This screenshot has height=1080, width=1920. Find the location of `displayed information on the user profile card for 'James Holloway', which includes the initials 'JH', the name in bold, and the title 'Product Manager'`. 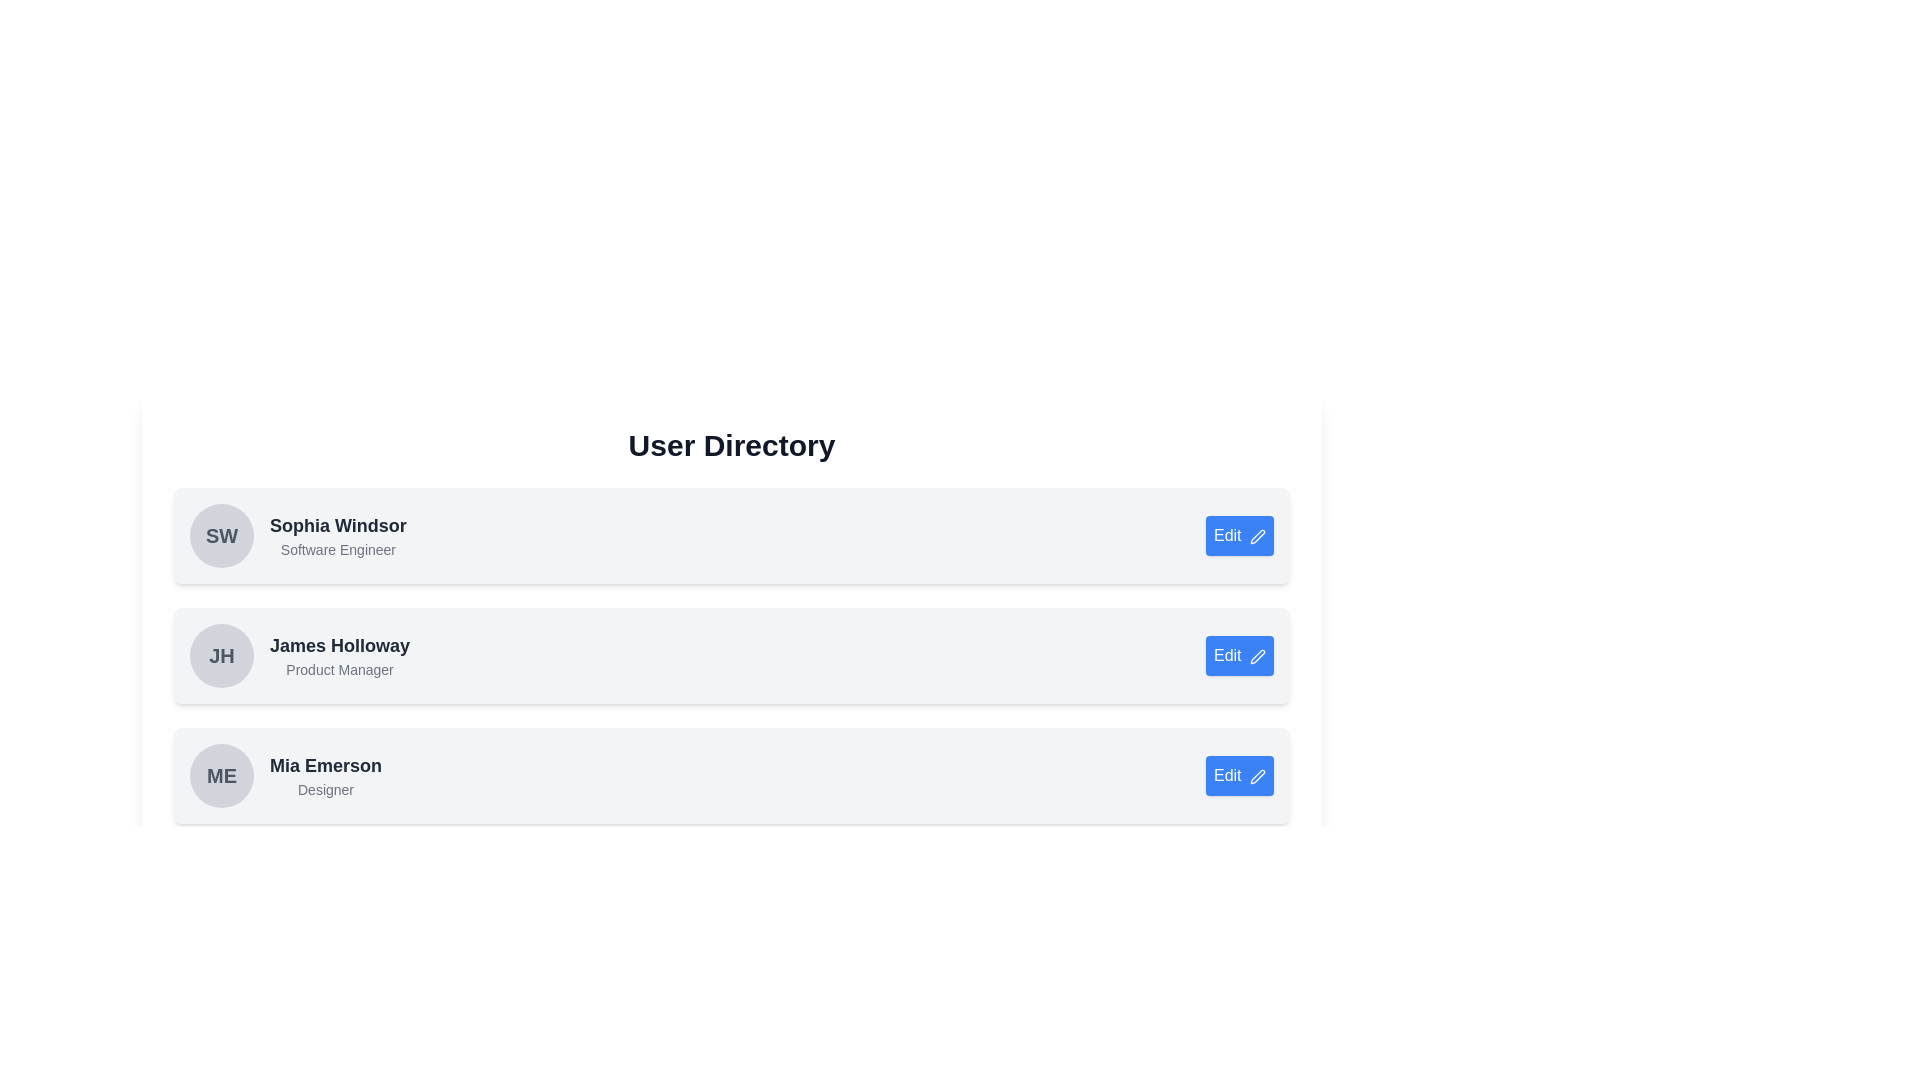

displayed information on the user profile card for 'James Holloway', which includes the initials 'JH', the name in bold, and the title 'Product Manager' is located at coordinates (299, 655).